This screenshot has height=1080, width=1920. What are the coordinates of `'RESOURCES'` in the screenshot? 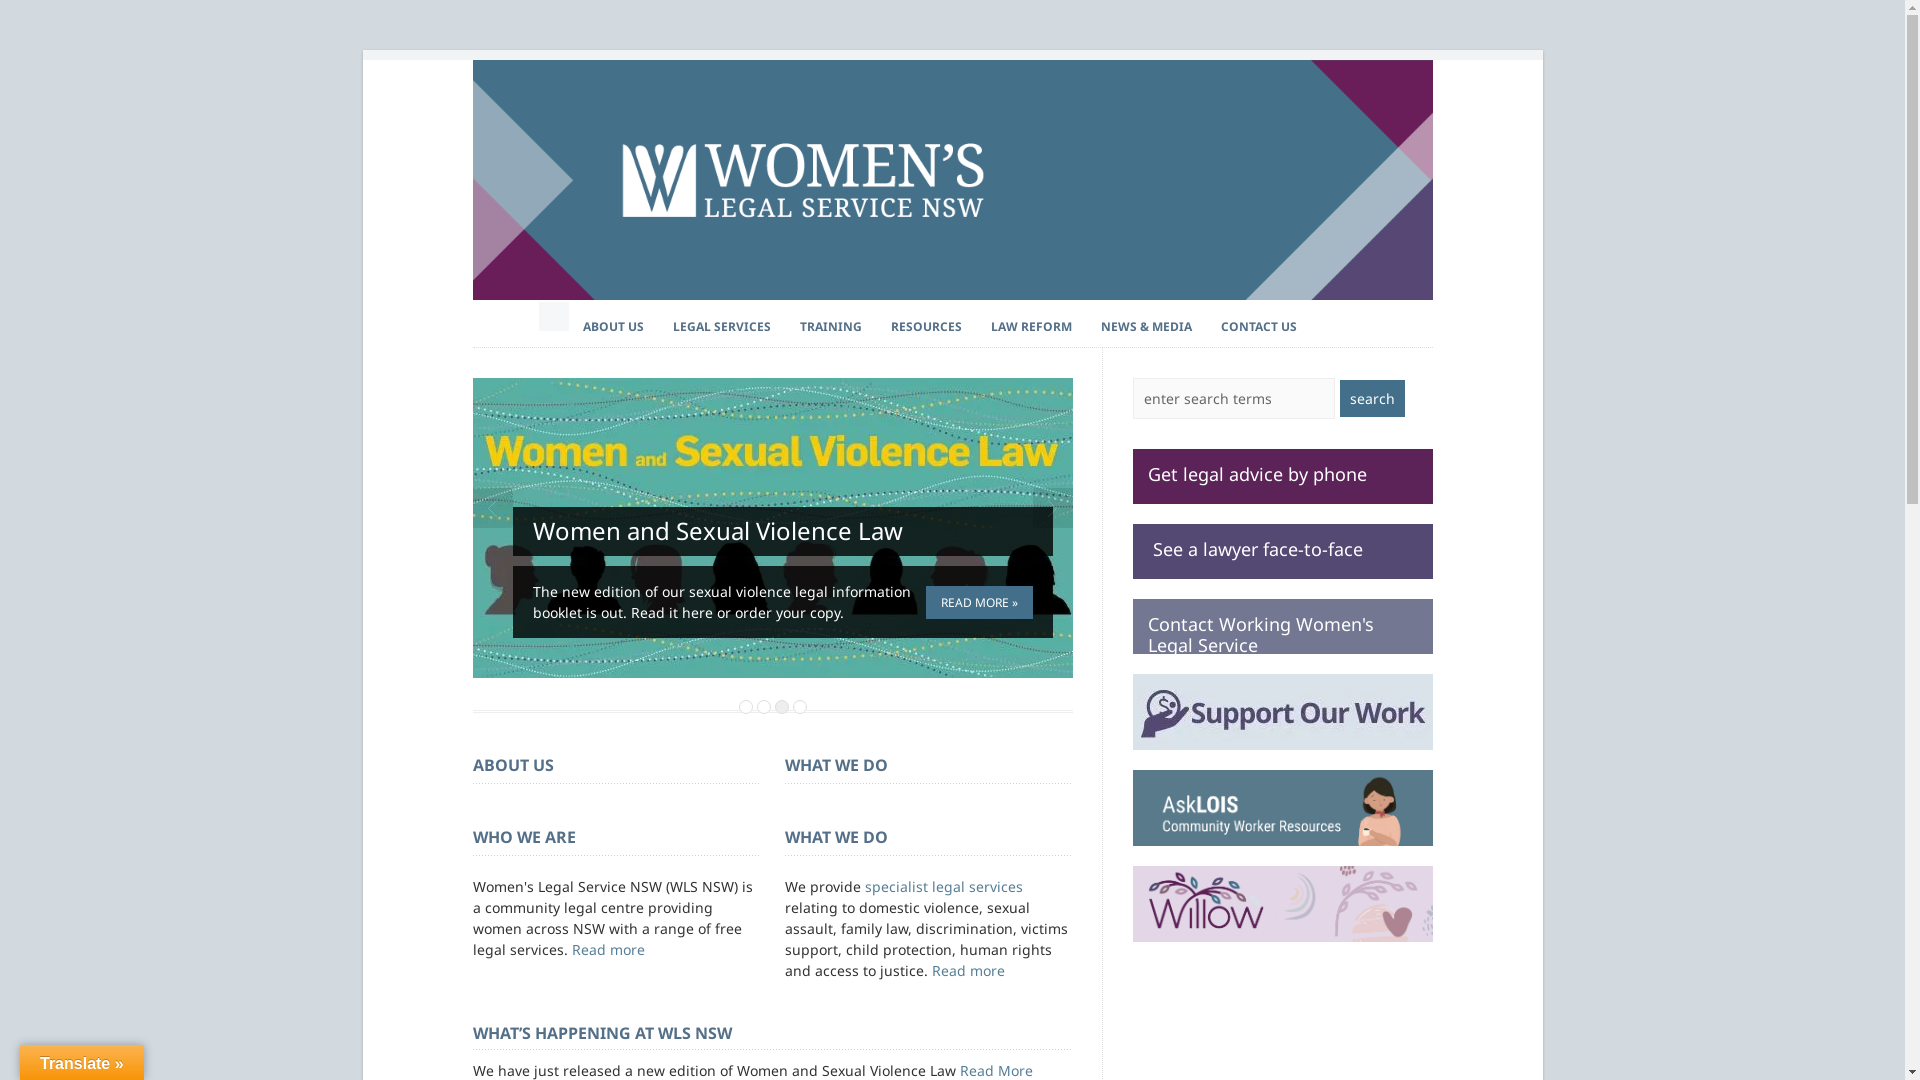 It's located at (925, 326).